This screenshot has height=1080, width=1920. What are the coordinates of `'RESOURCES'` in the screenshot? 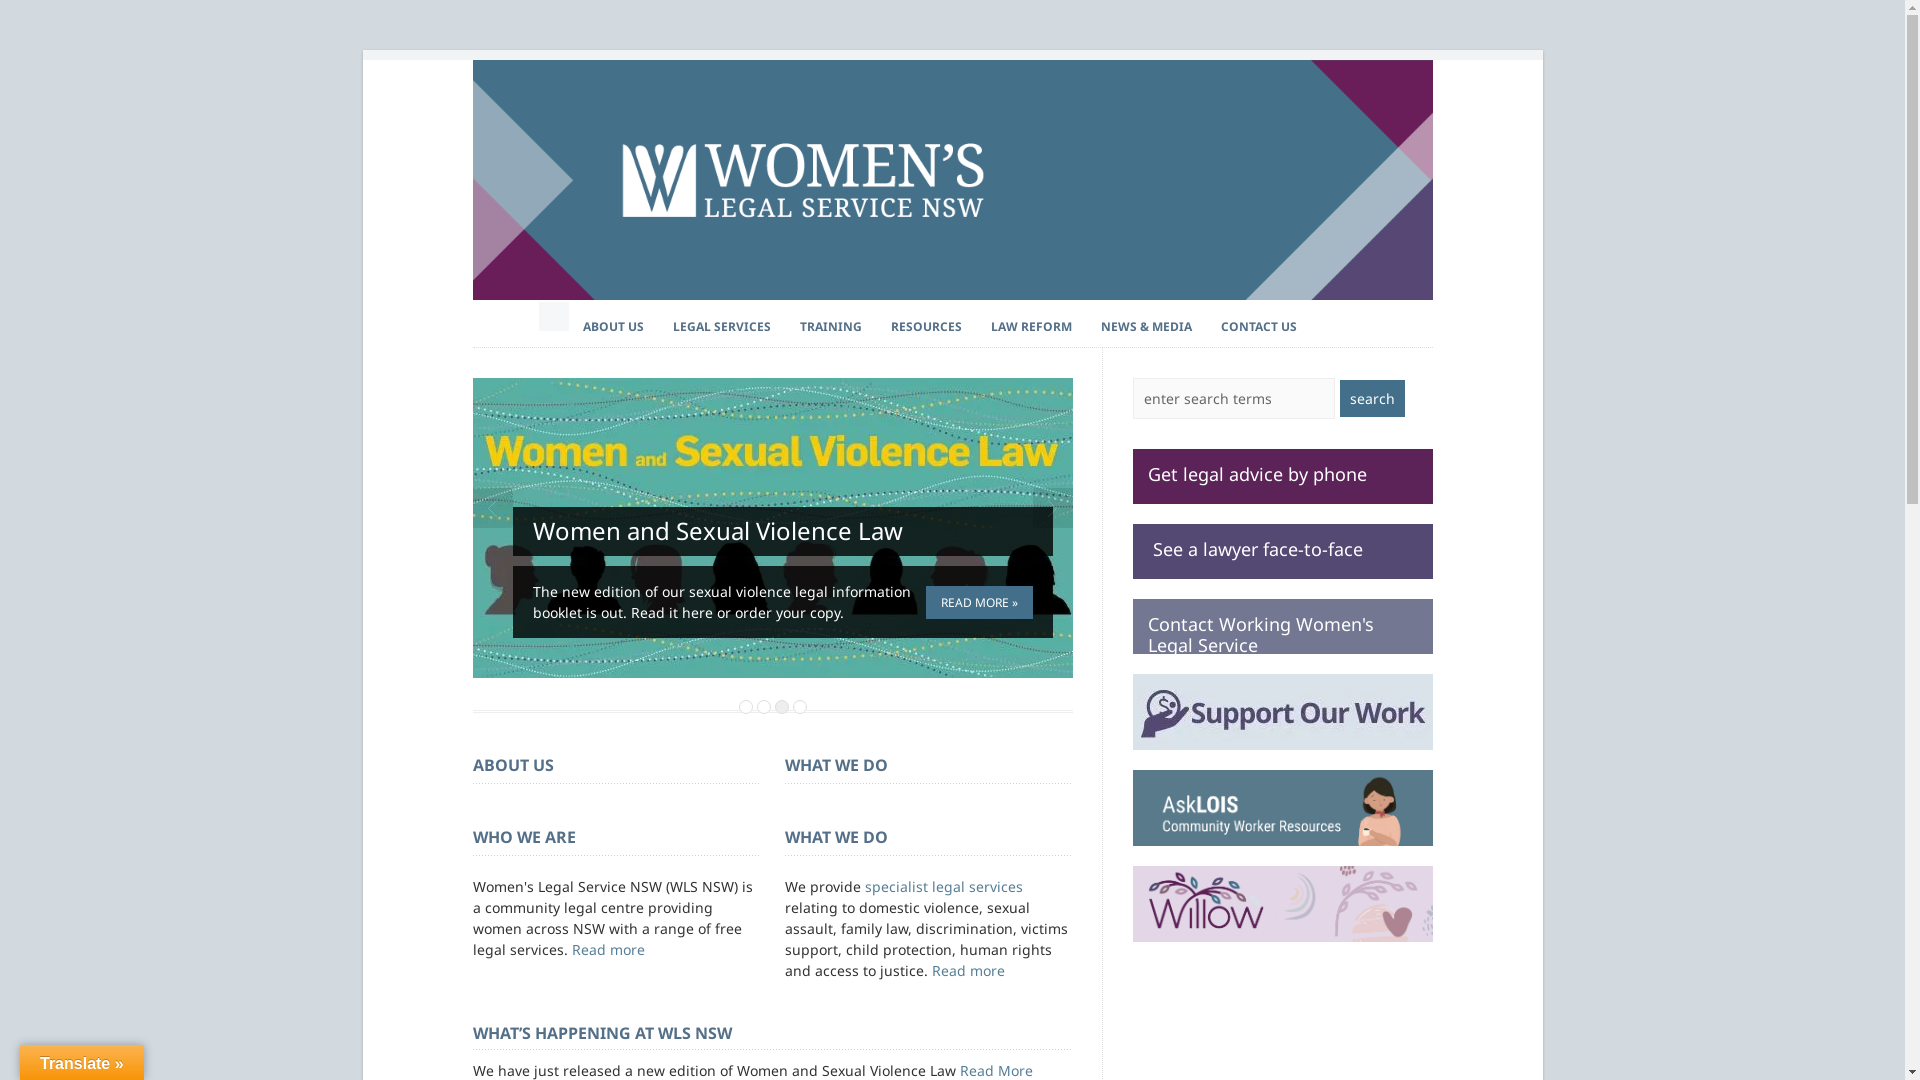 It's located at (925, 326).